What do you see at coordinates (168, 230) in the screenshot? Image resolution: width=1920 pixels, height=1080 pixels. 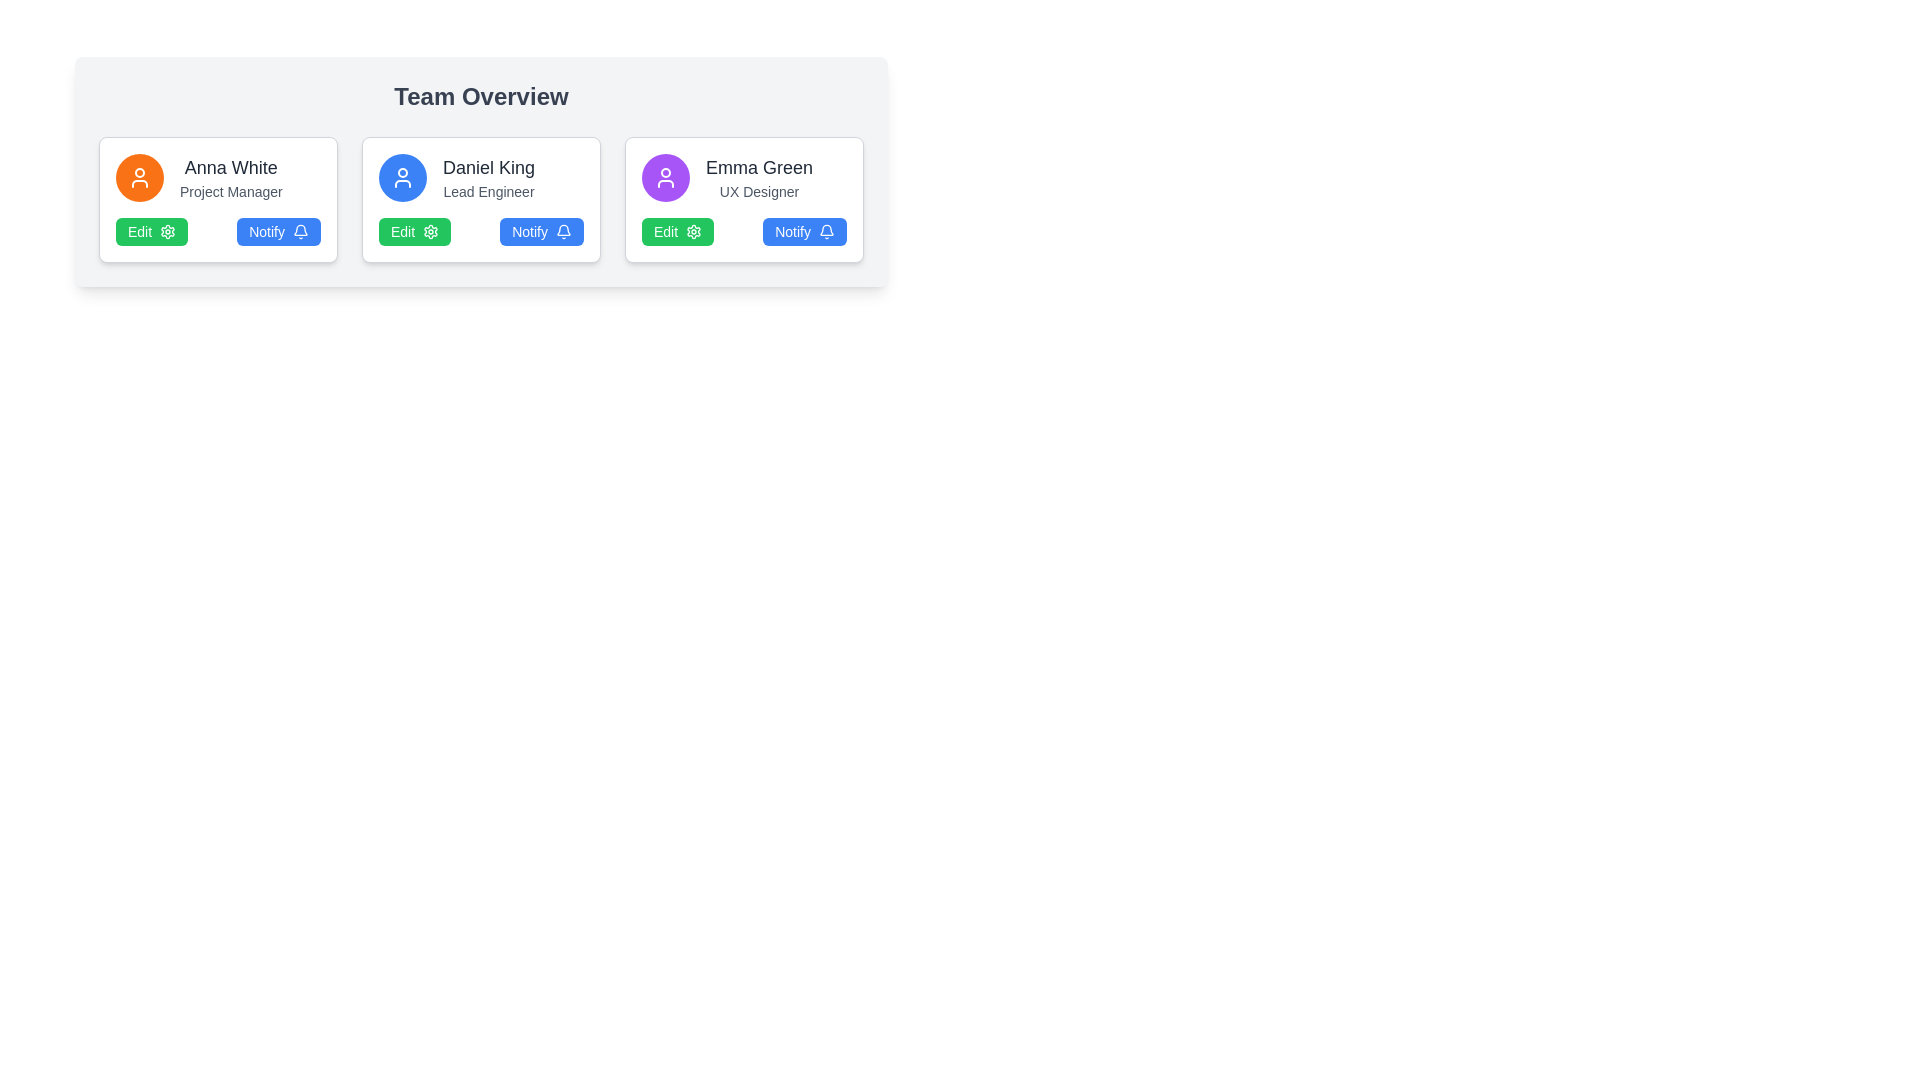 I see `the circular gear icon with a green background located inside the 'Edit' button of the first profile card labeled 'Anna White - Project Manager' in the 'Team Overview' section` at bounding box center [168, 230].